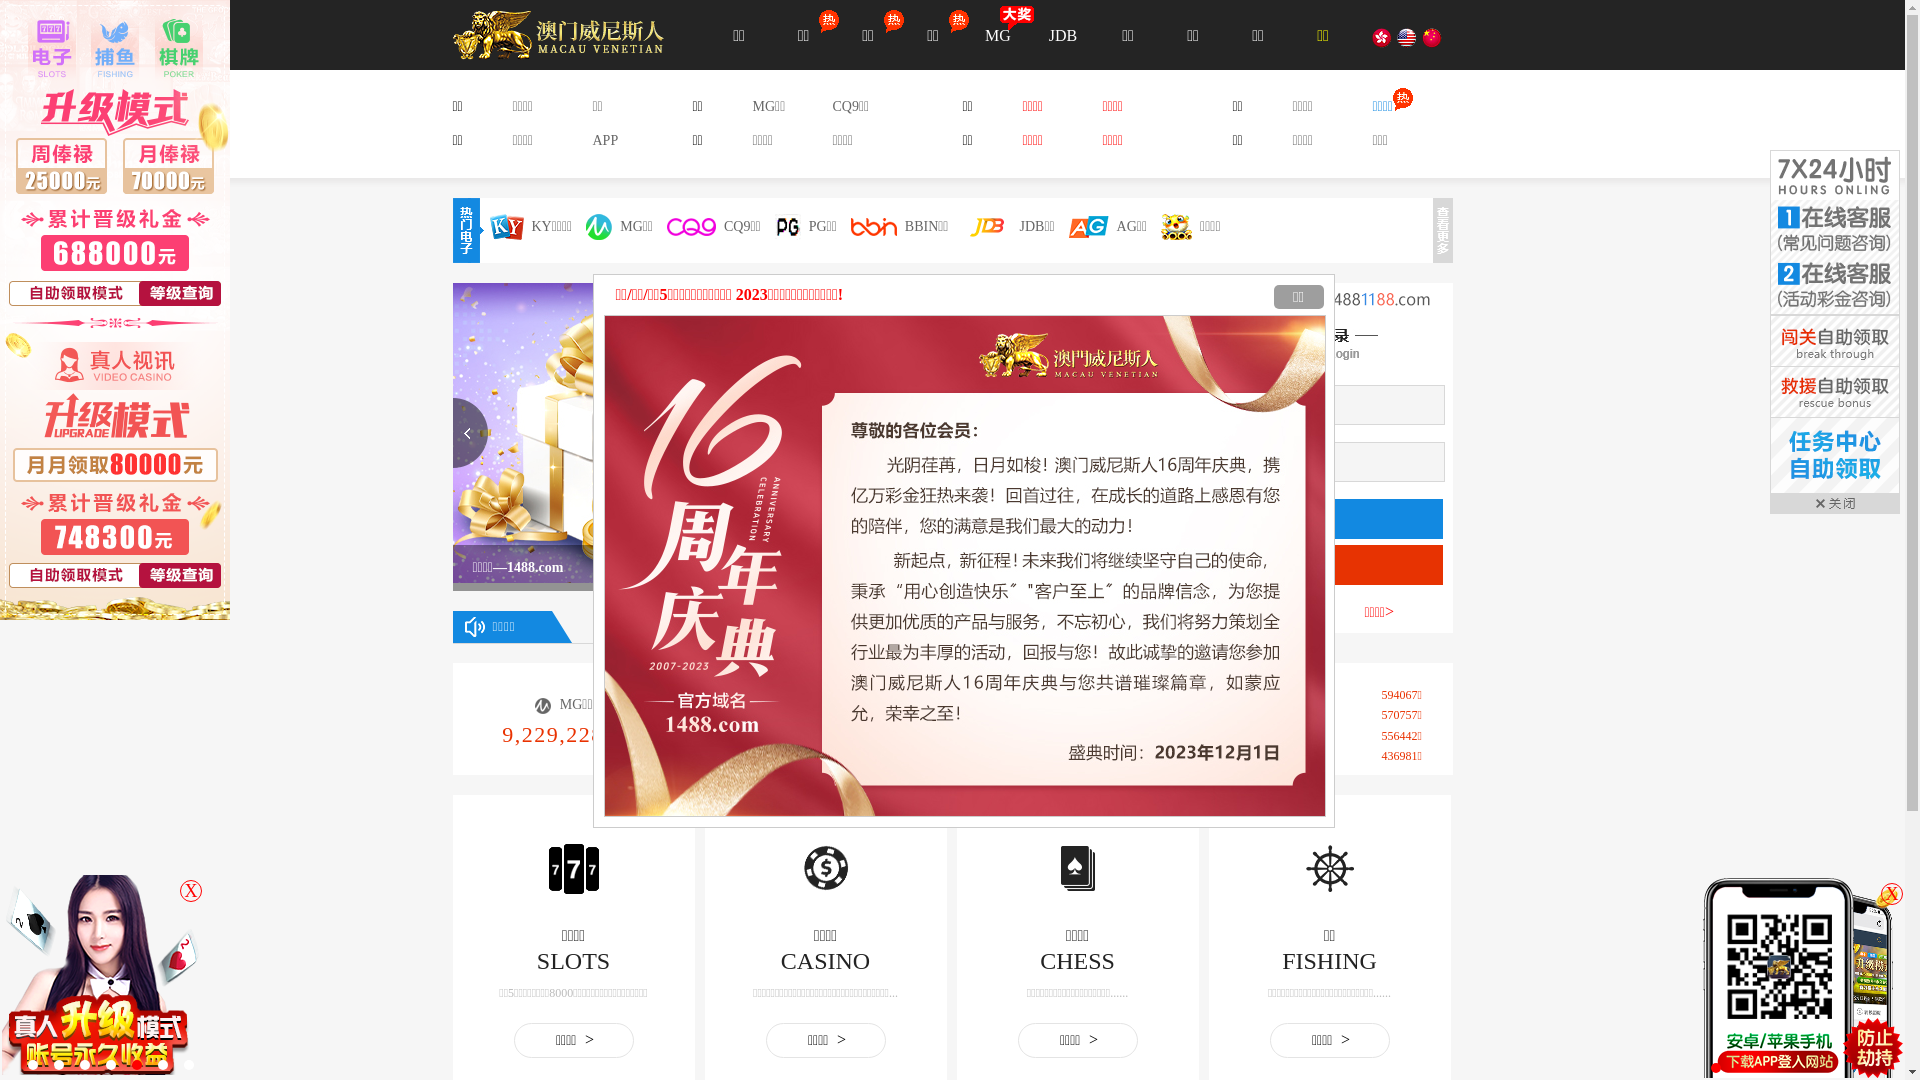 The width and height of the screenshot is (1920, 1080). Describe the element at coordinates (590, 139) in the screenshot. I see `'APP'` at that location.